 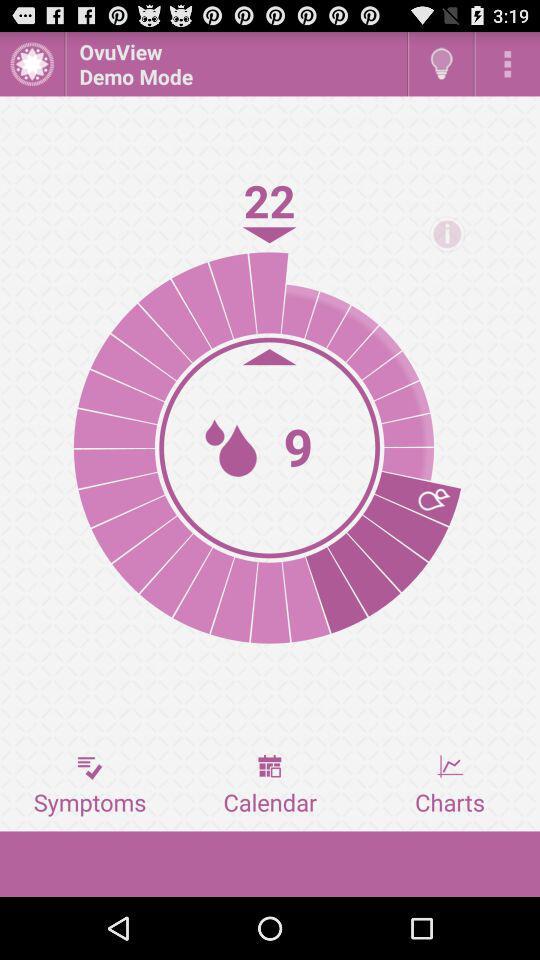 I want to click on open options, so click(x=507, y=63).